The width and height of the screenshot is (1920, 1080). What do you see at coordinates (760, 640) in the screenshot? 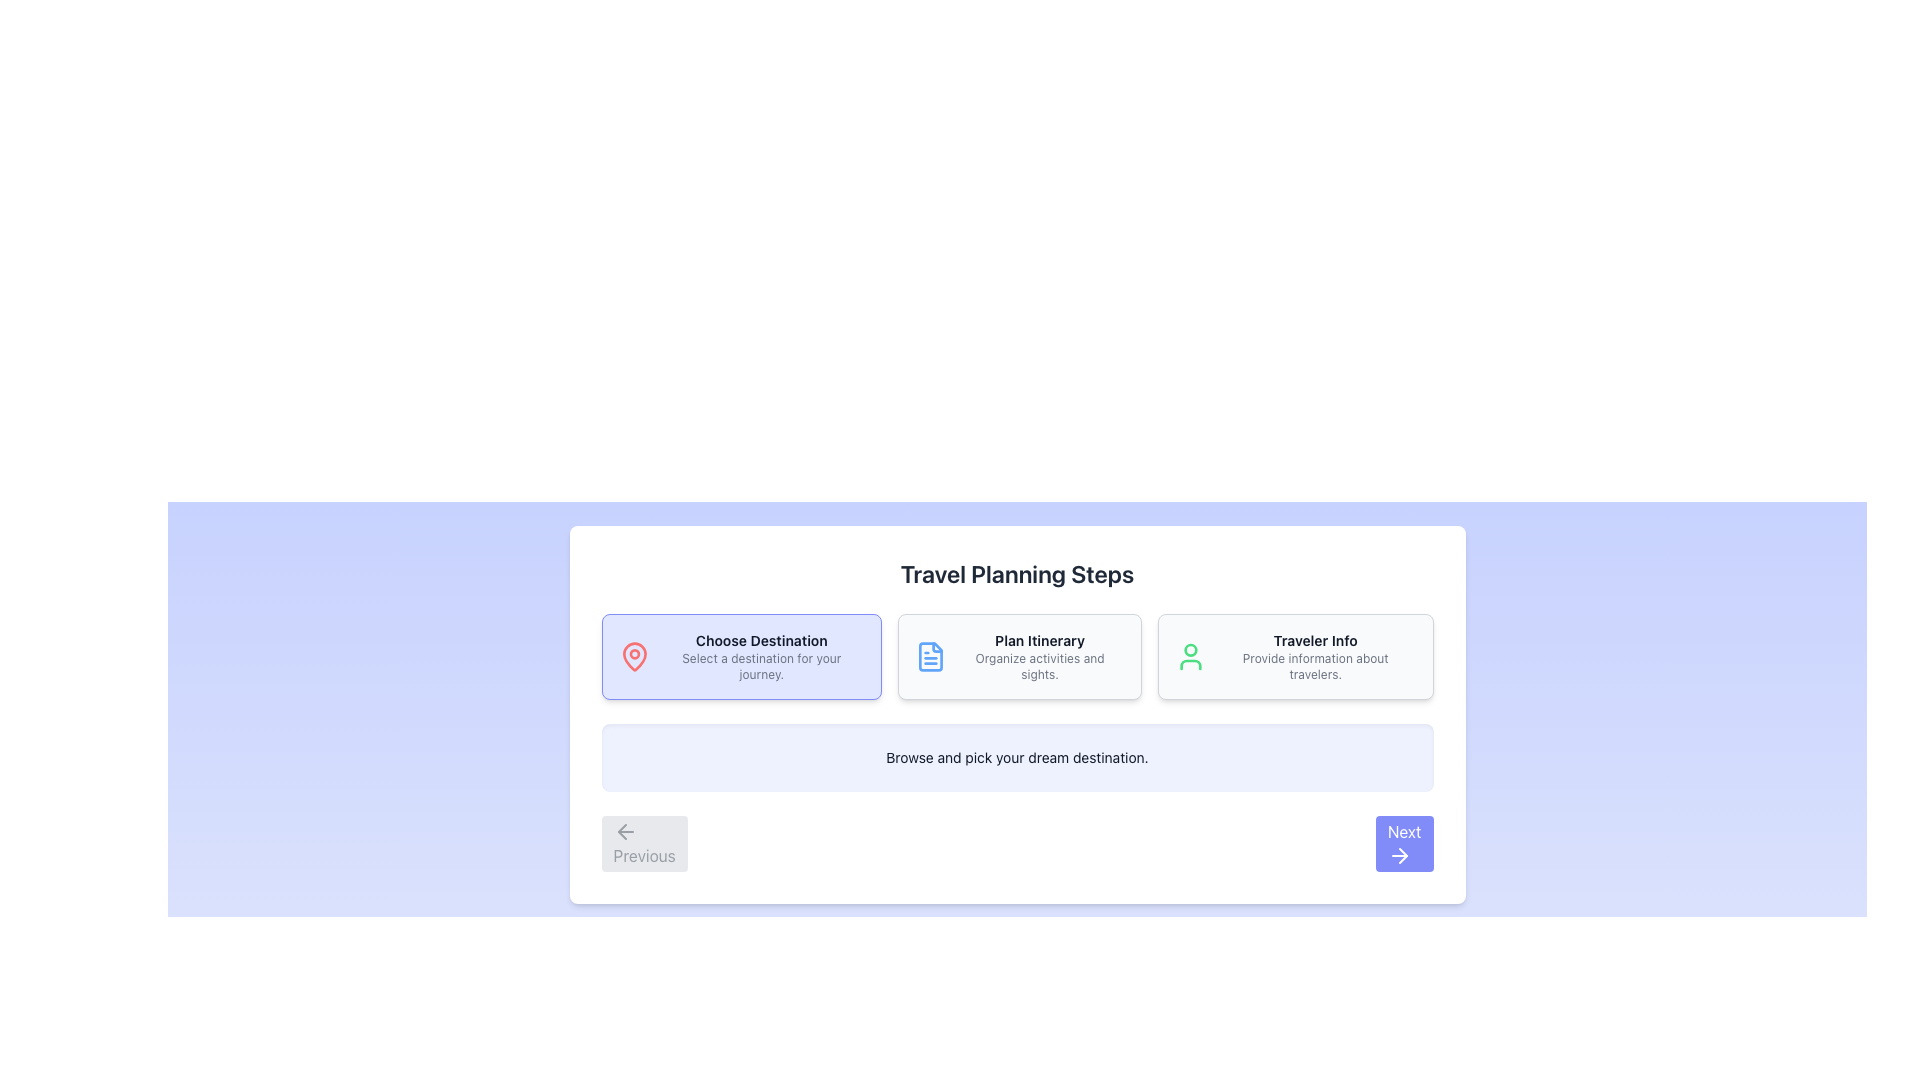
I see `text from the 'Choose Destination' Text Label element located in the header area of the first card in the 'Travel Planning Steps' section` at bounding box center [760, 640].